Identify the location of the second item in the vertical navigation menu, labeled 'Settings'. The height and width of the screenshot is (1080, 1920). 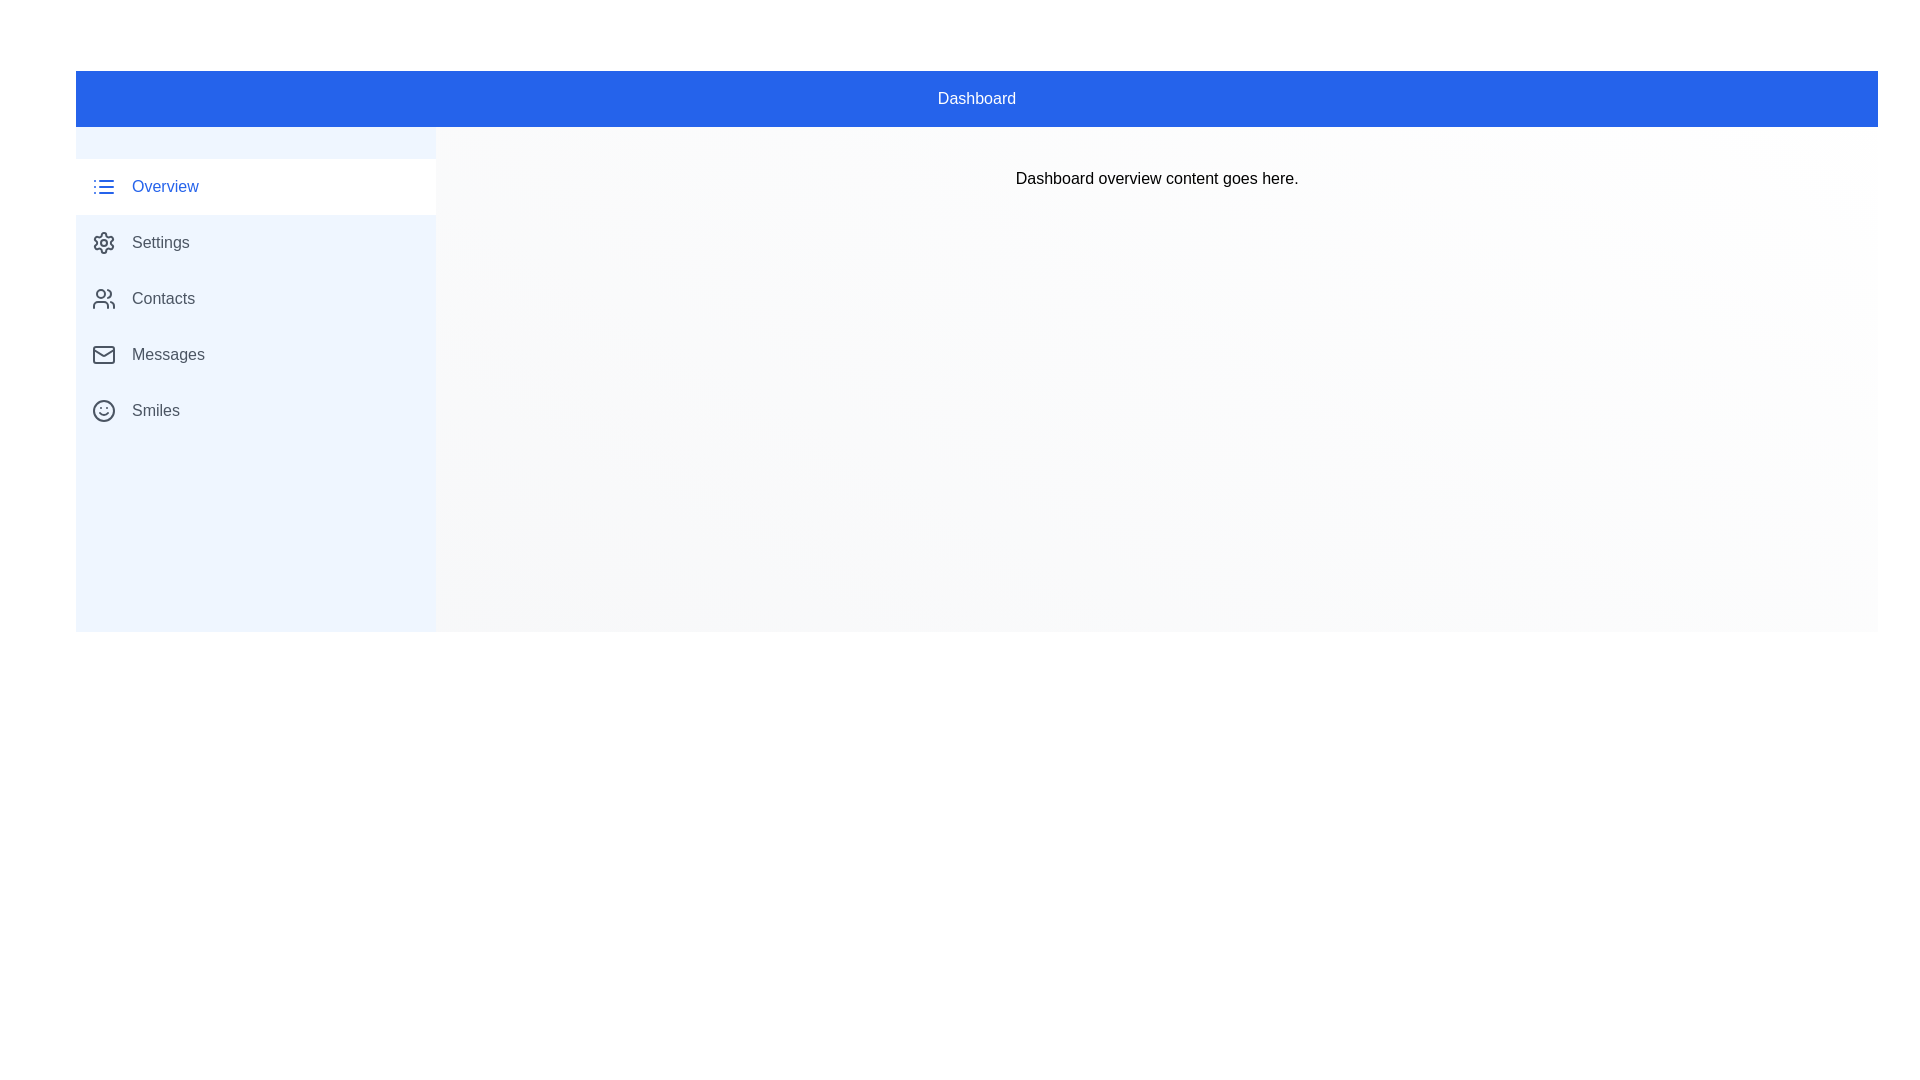
(255, 242).